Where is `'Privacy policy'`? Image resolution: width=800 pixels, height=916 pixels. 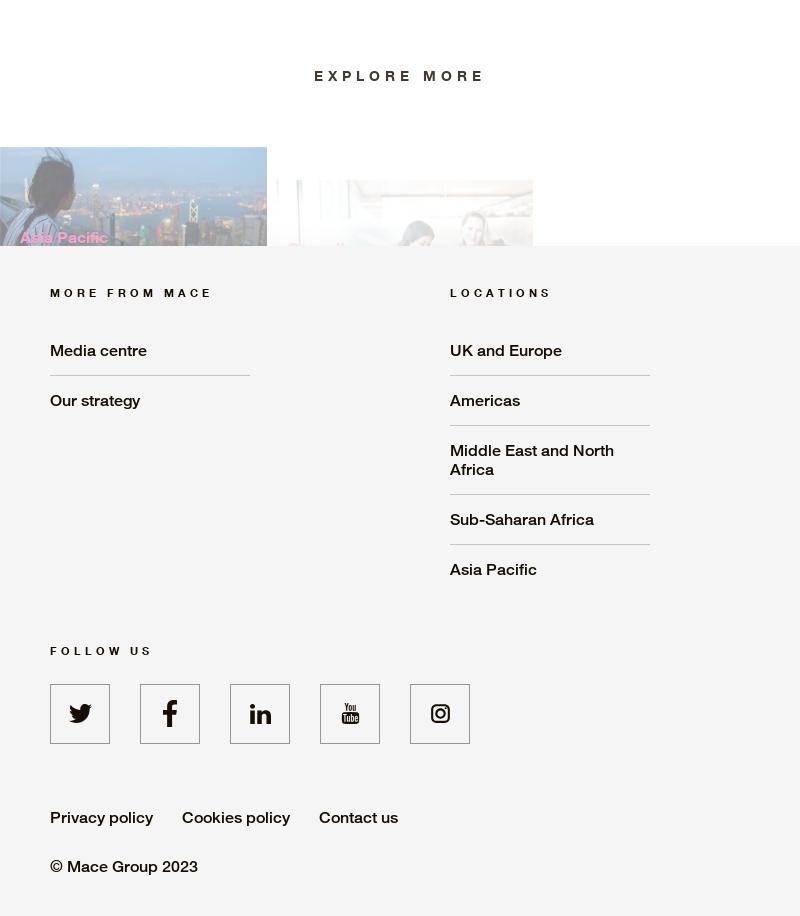 'Privacy policy' is located at coordinates (100, 816).